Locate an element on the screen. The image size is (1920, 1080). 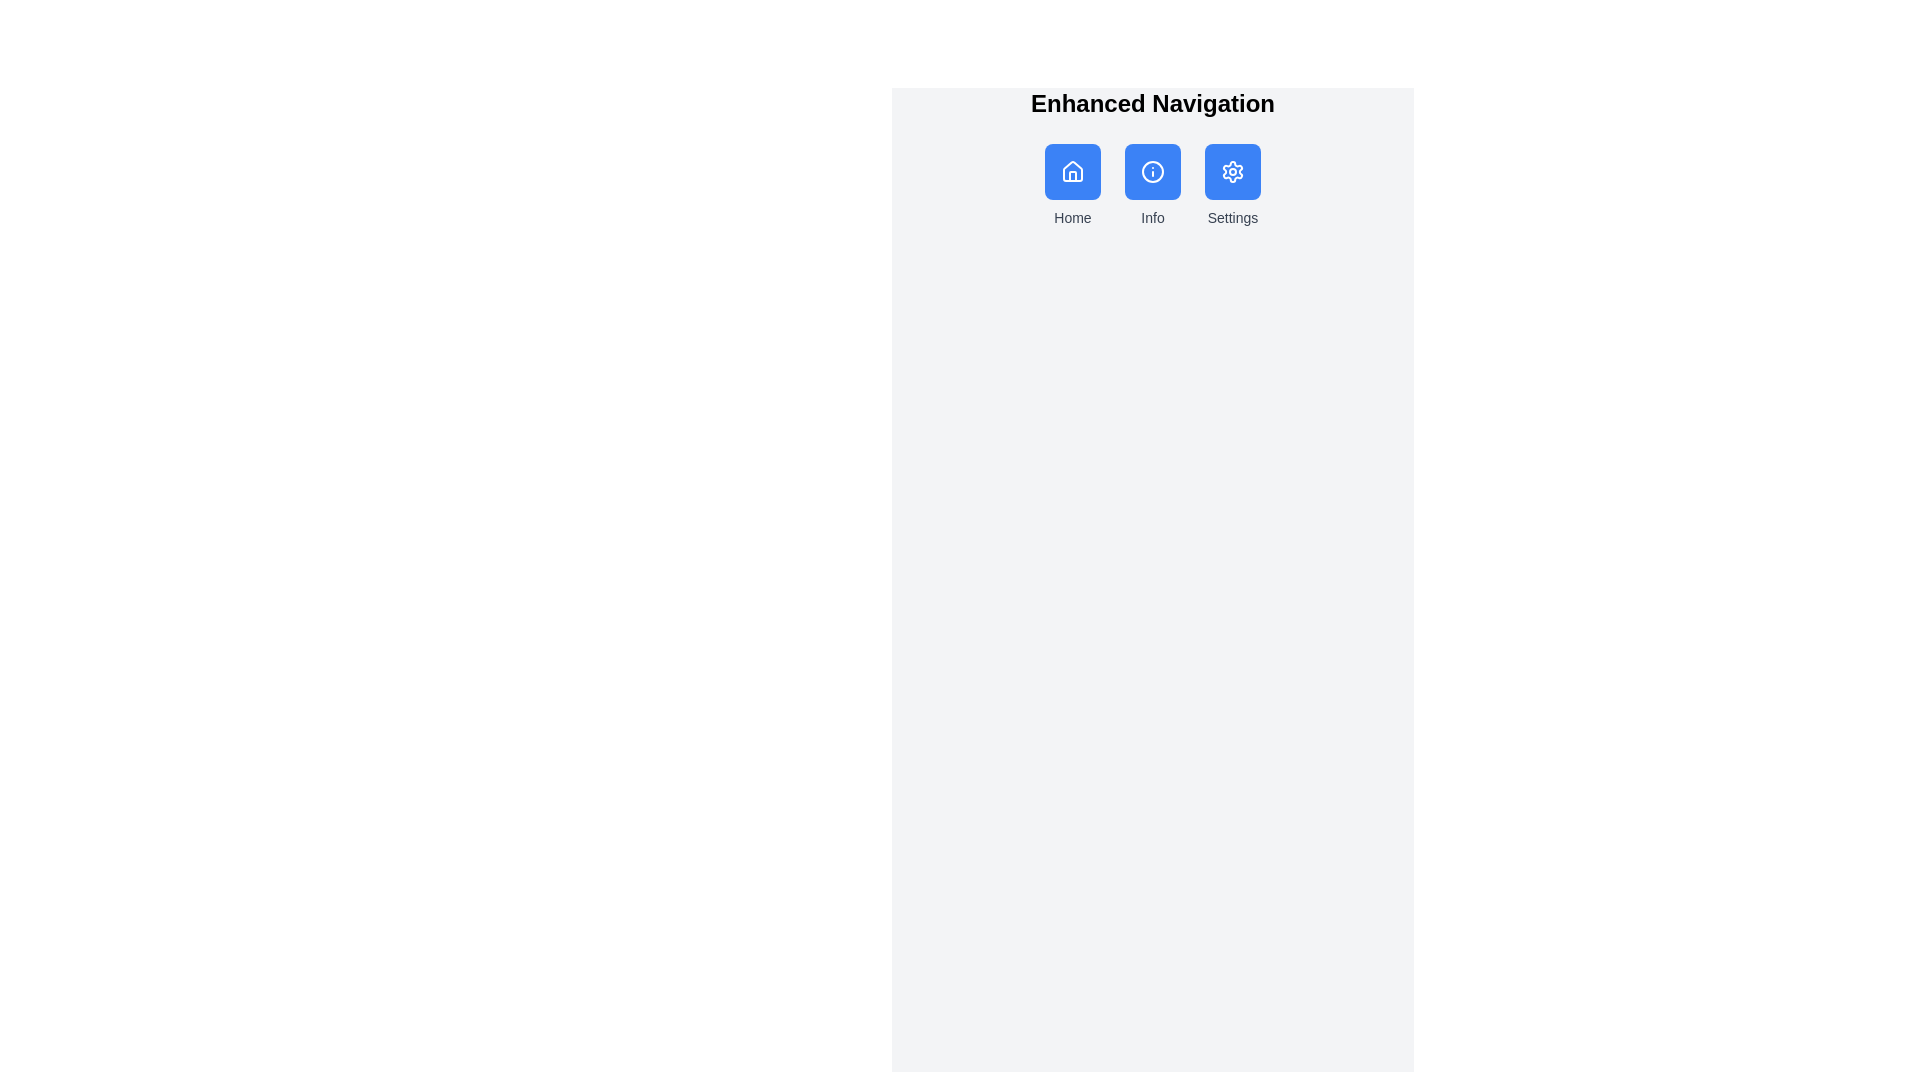
the 'Info' button in the horizontal navigation bar is located at coordinates (1152, 185).